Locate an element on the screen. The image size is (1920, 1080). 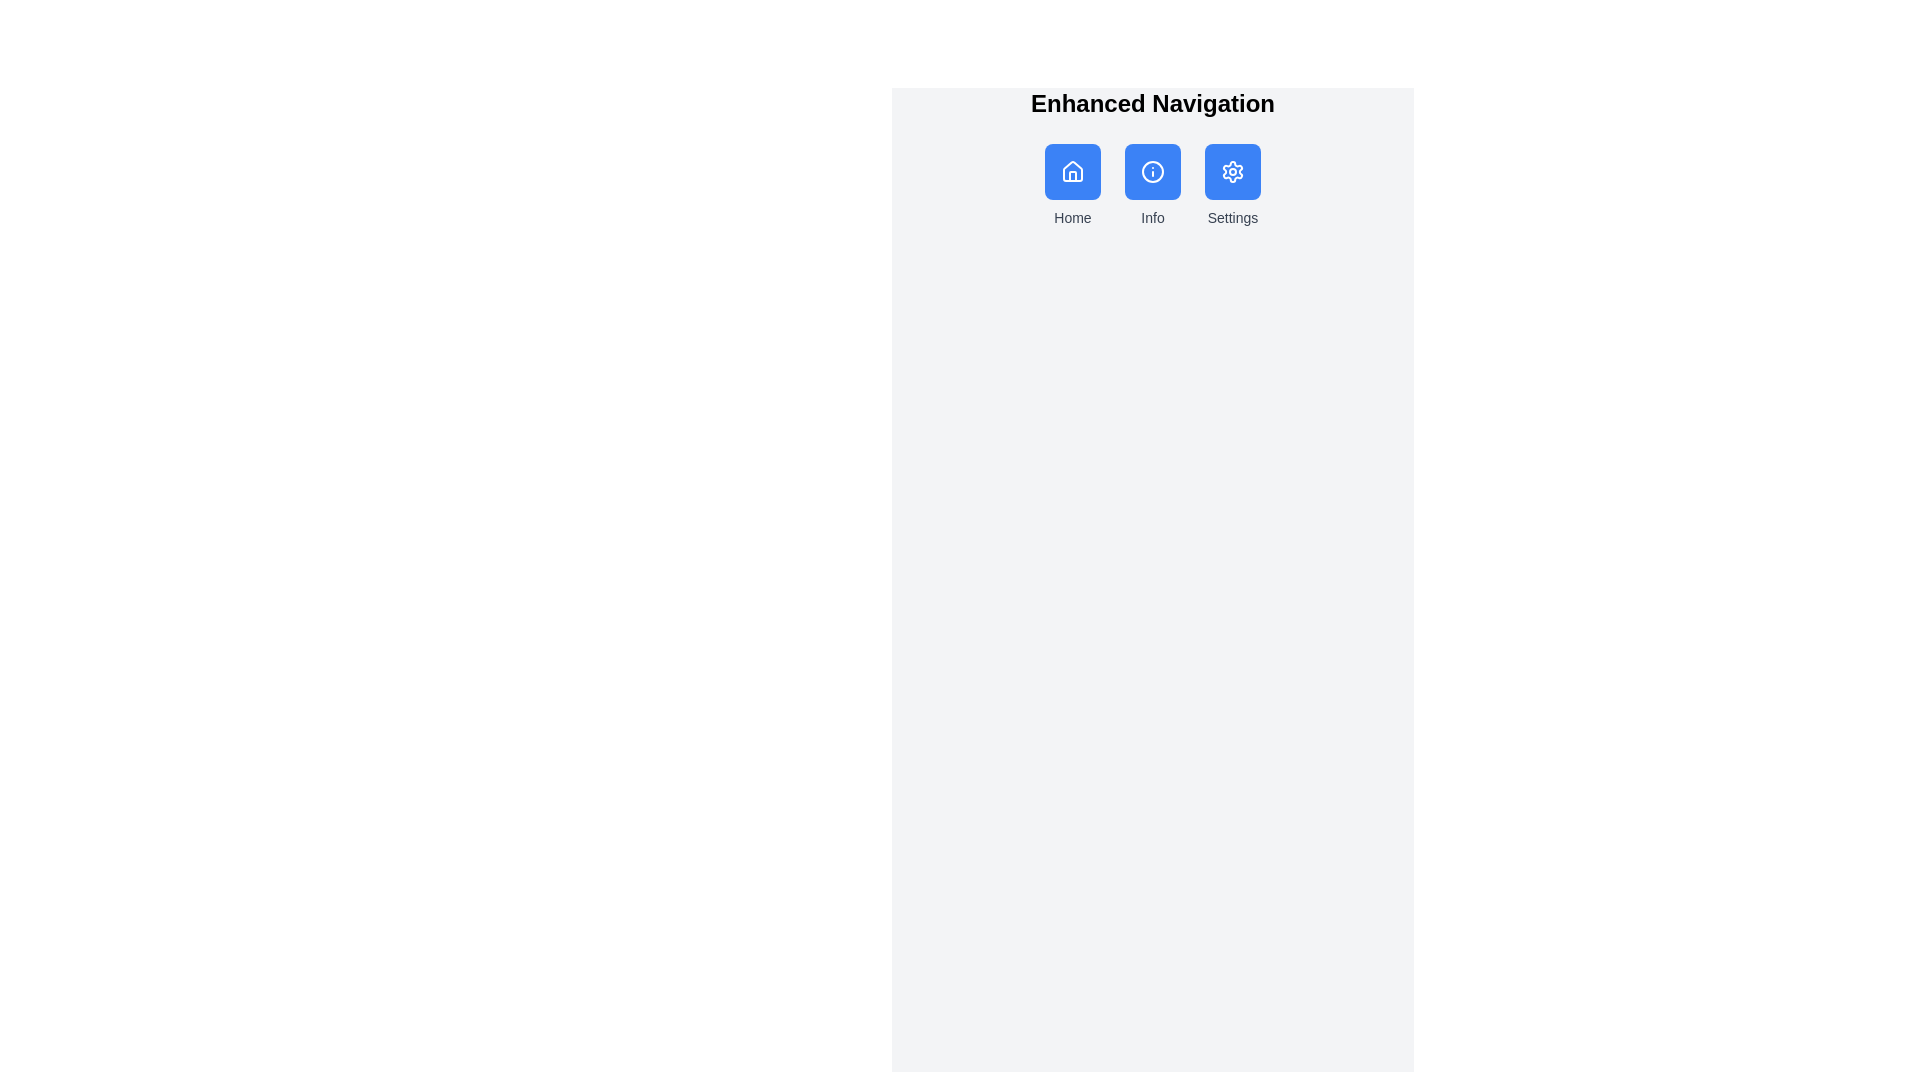
the 'Info' button in the horizontal navigation bar is located at coordinates (1152, 185).